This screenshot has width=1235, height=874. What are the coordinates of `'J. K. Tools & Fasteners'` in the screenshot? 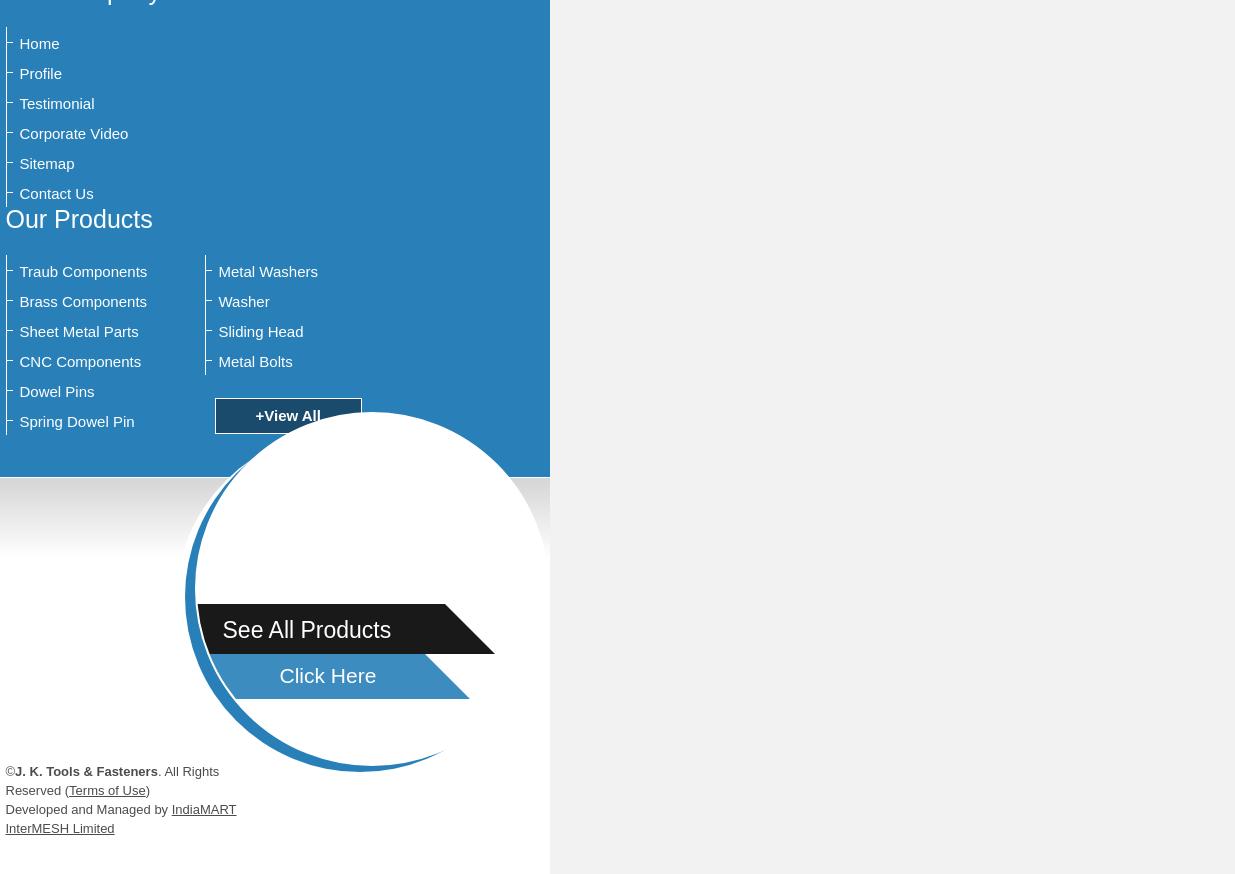 It's located at (84, 770).